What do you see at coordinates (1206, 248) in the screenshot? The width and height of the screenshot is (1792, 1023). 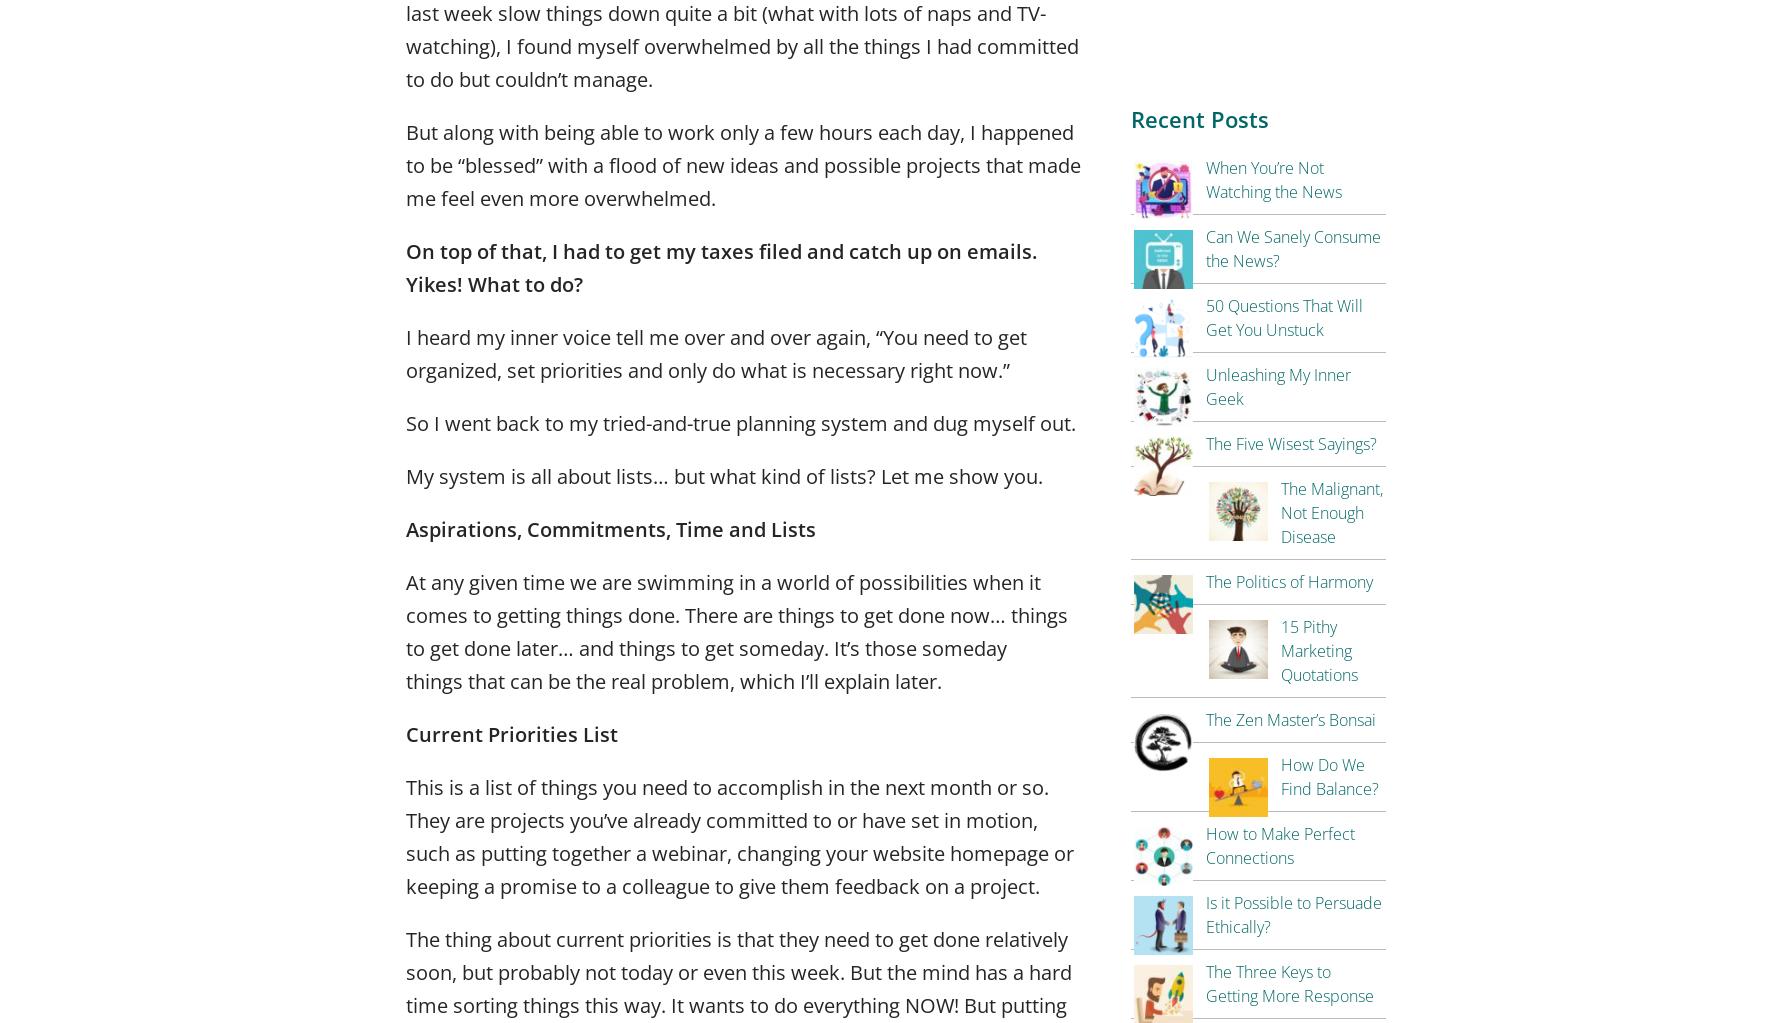 I see `'Can We Sanely Consume the News?'` at bounding box center [1206, 248].